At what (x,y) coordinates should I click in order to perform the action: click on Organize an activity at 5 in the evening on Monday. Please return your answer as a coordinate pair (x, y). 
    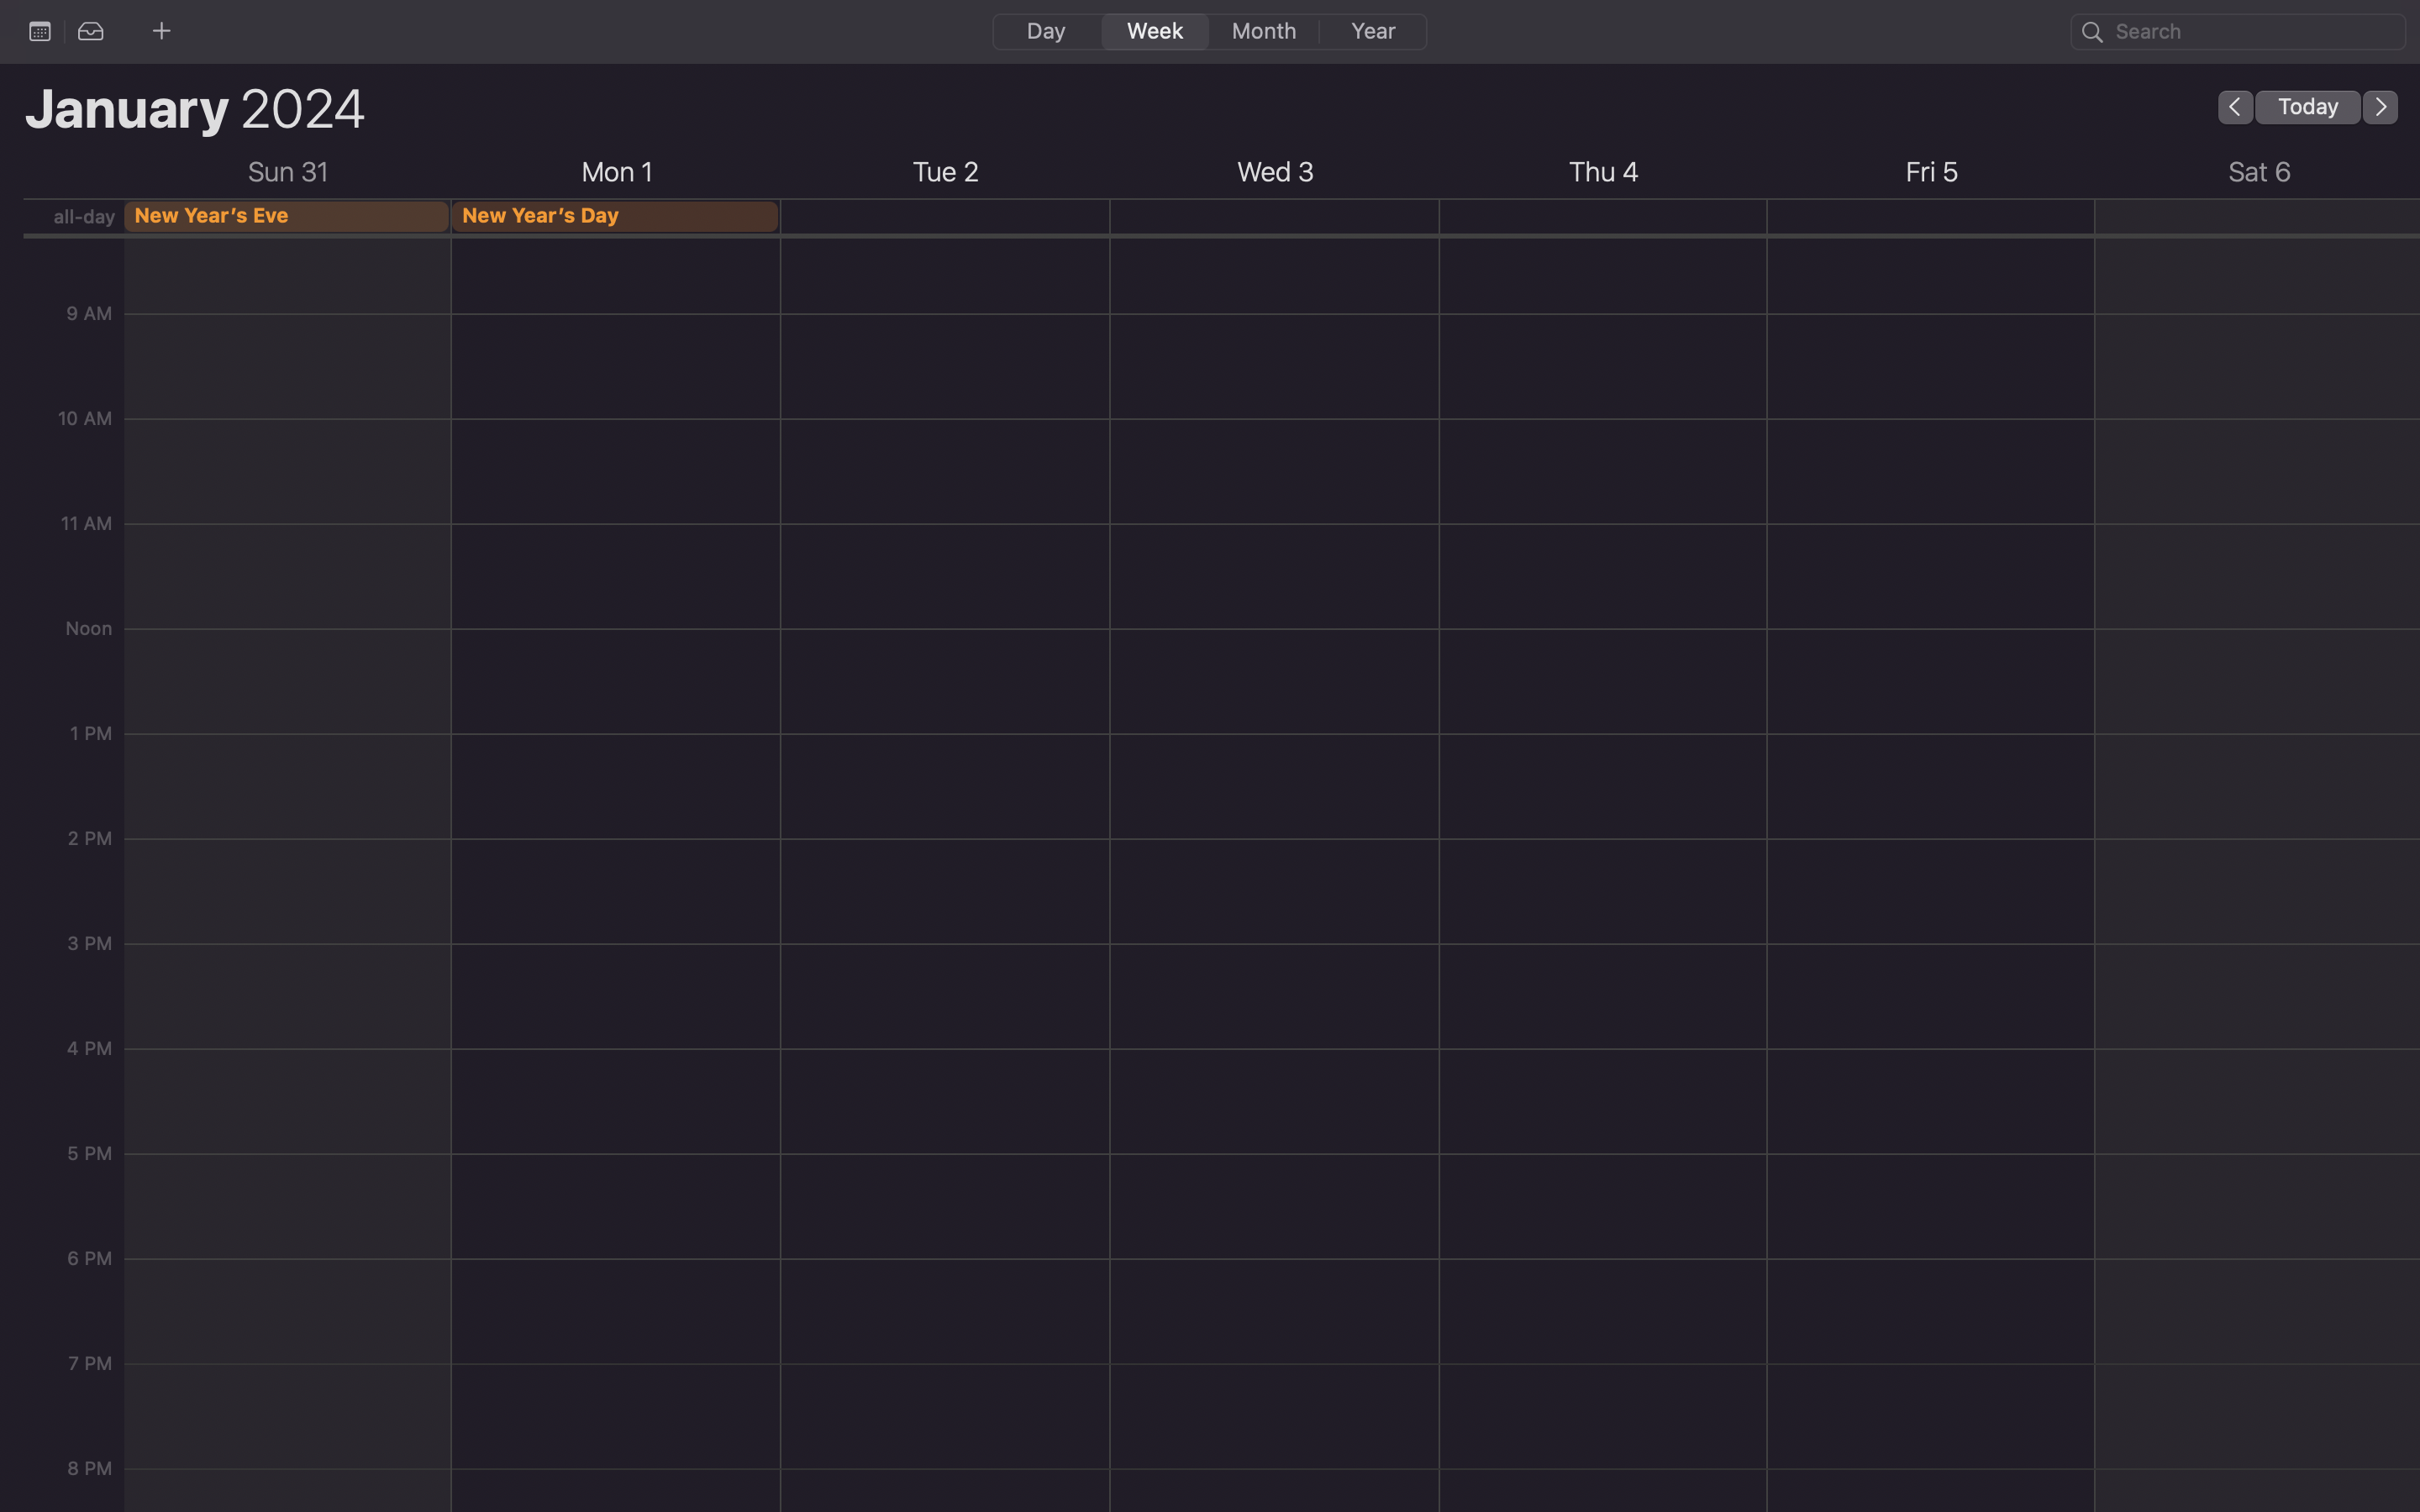
    Looking at the image, I should click on (616, 971).